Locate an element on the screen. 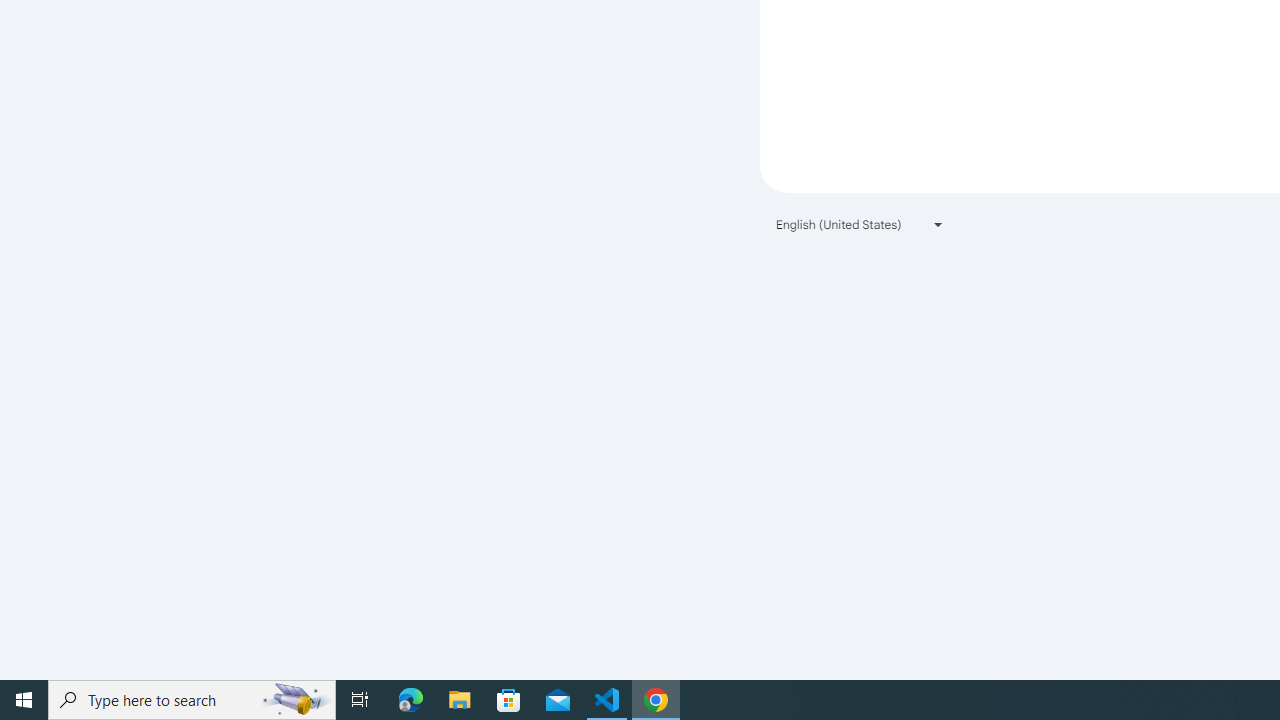  'English (United States)' is located at coordinates (860, 224).